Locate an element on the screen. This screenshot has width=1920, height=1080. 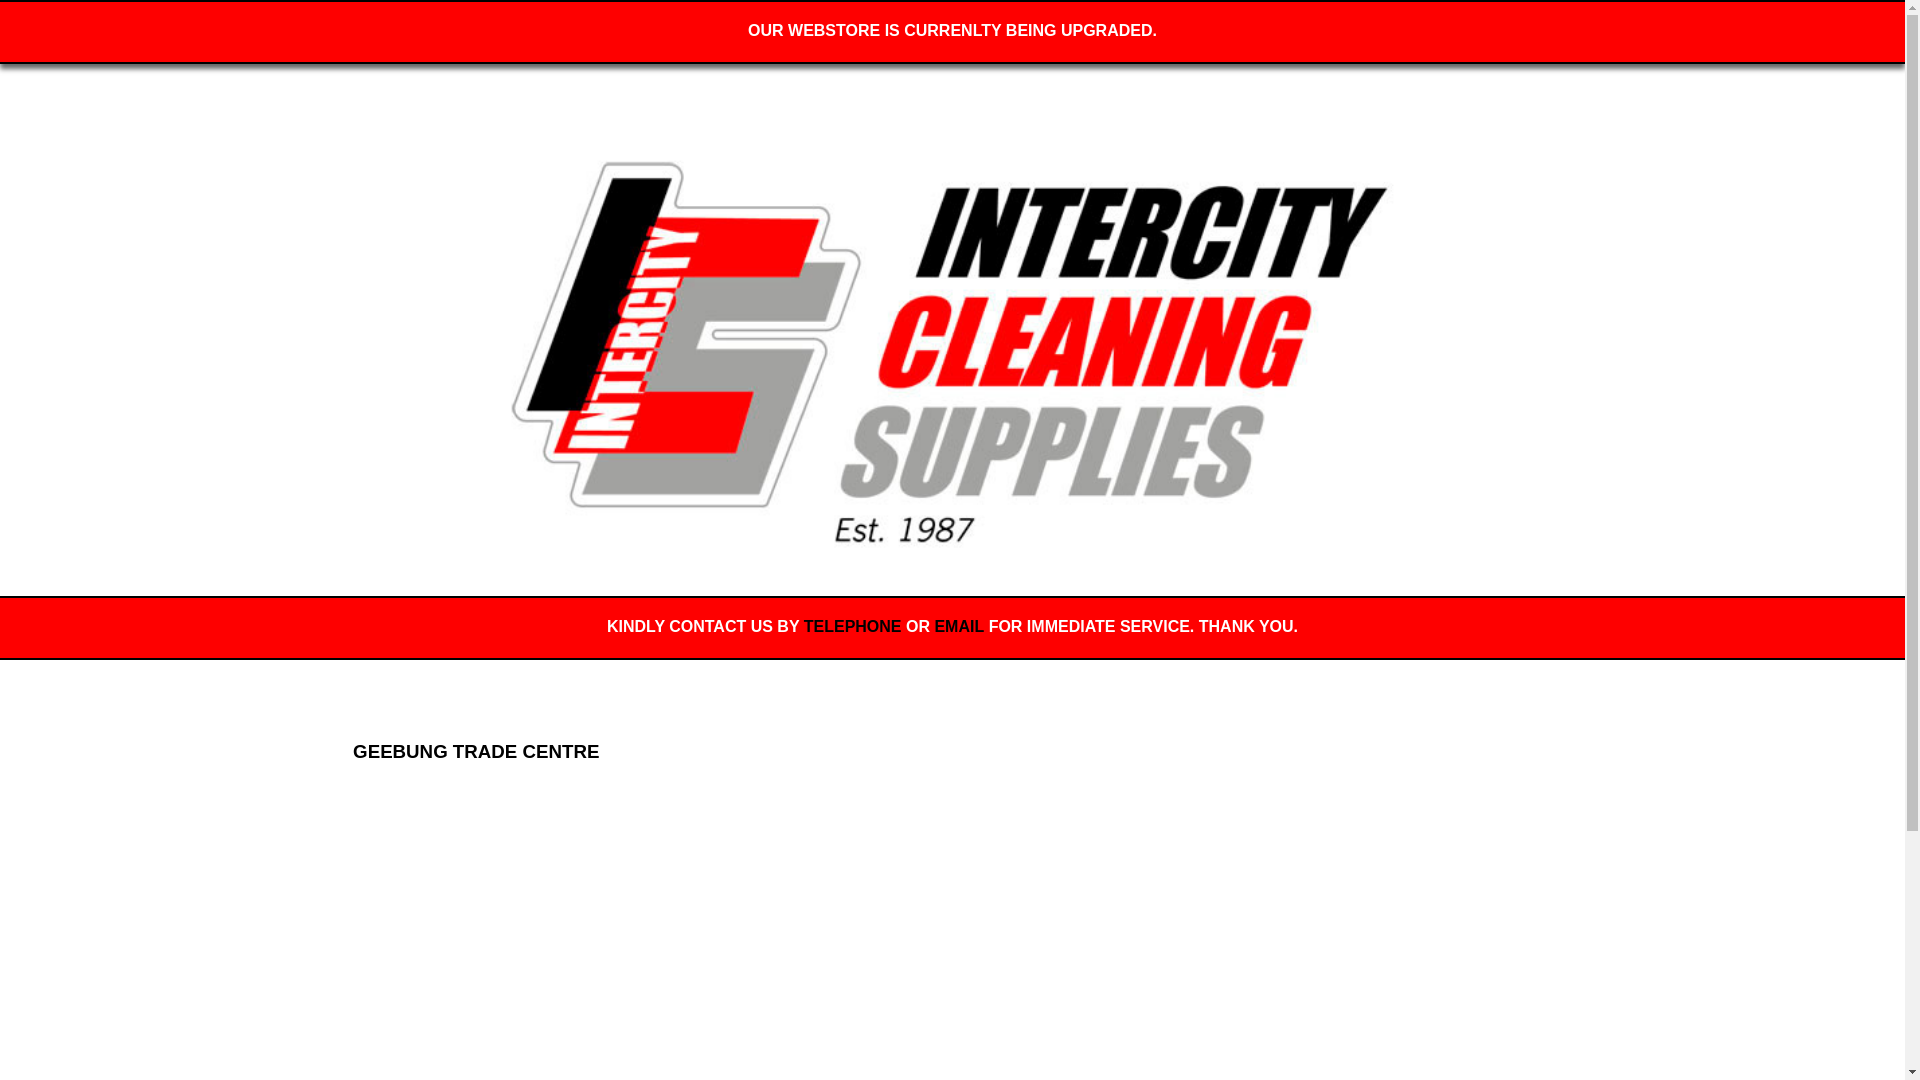
'TELEPHONE' is located at coordinates (804, 625).